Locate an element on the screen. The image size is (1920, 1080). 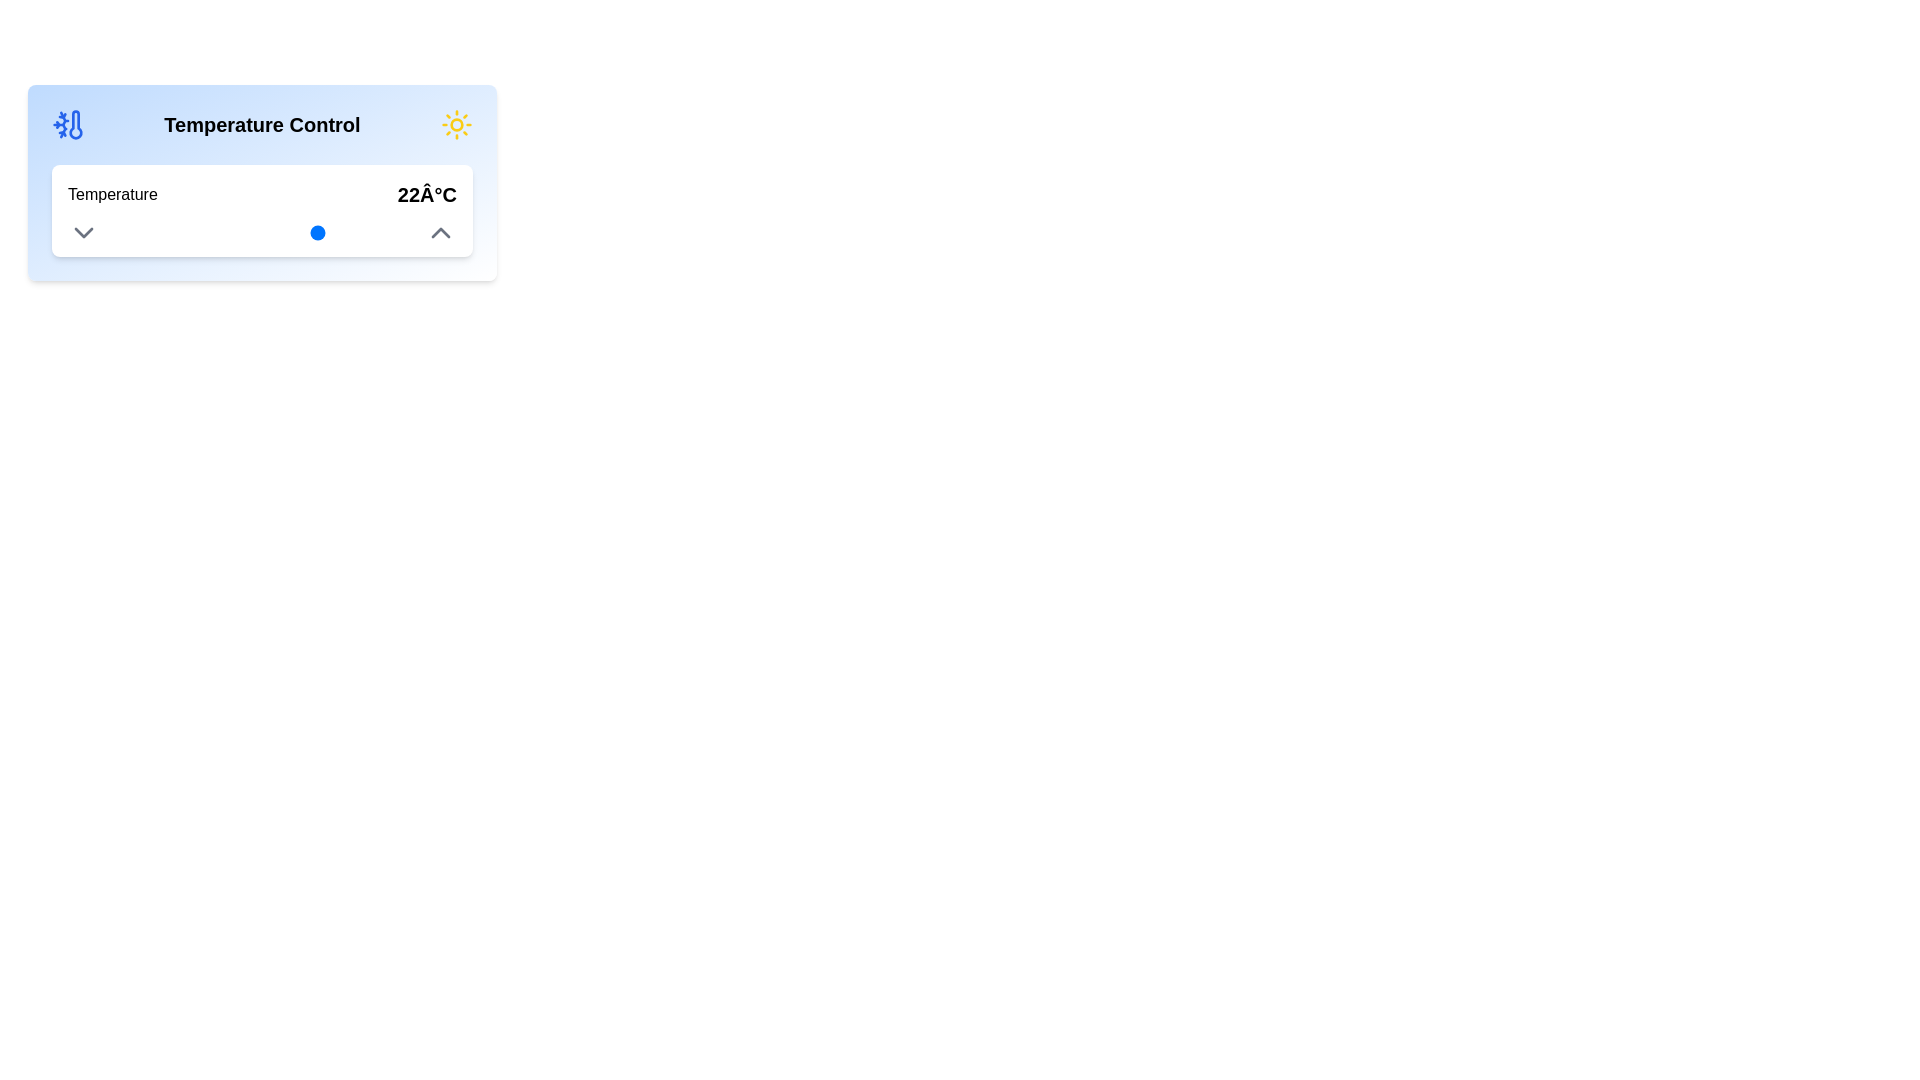
the temperature is located at coordinates (223, 231).